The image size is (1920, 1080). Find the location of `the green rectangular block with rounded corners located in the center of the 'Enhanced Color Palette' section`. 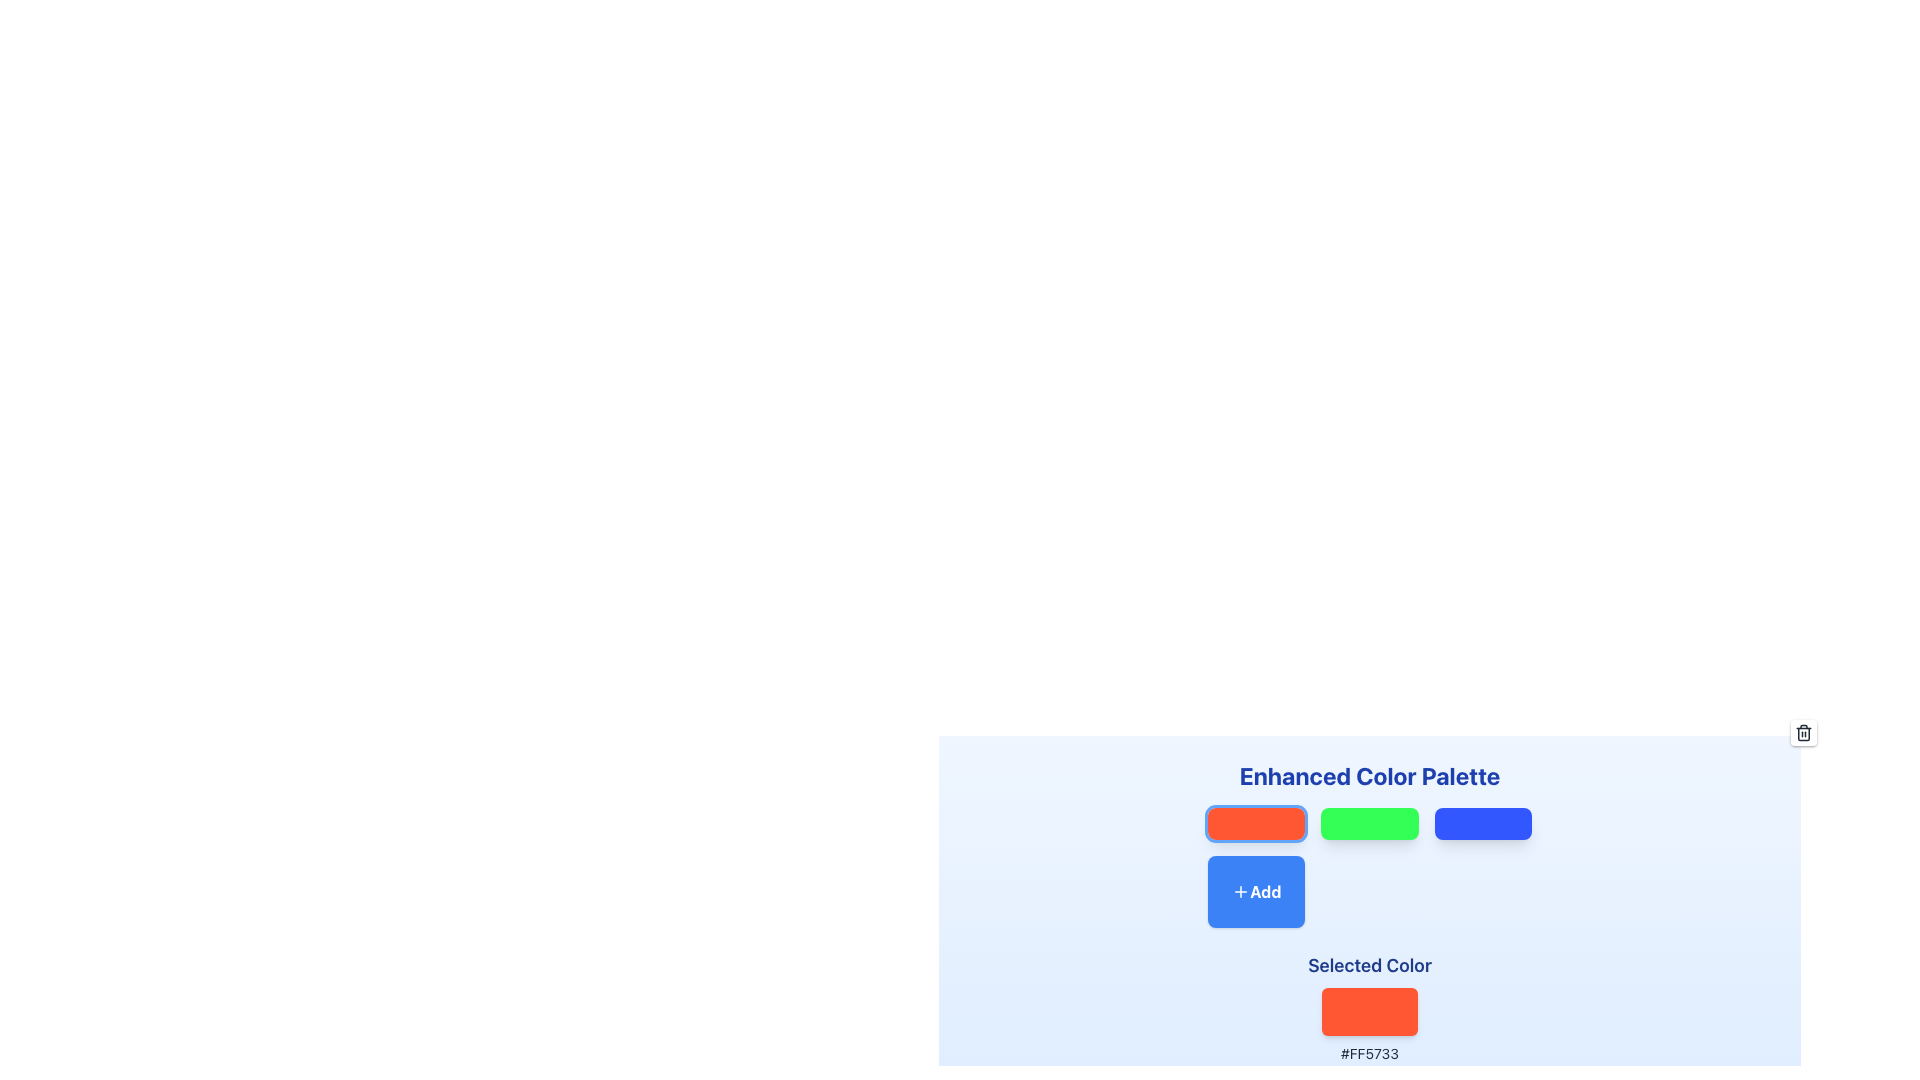

the green rectangular block with rounded corners located in the center of the 'Enhanced Color Palette' section is located at coordinates (1368, 824).